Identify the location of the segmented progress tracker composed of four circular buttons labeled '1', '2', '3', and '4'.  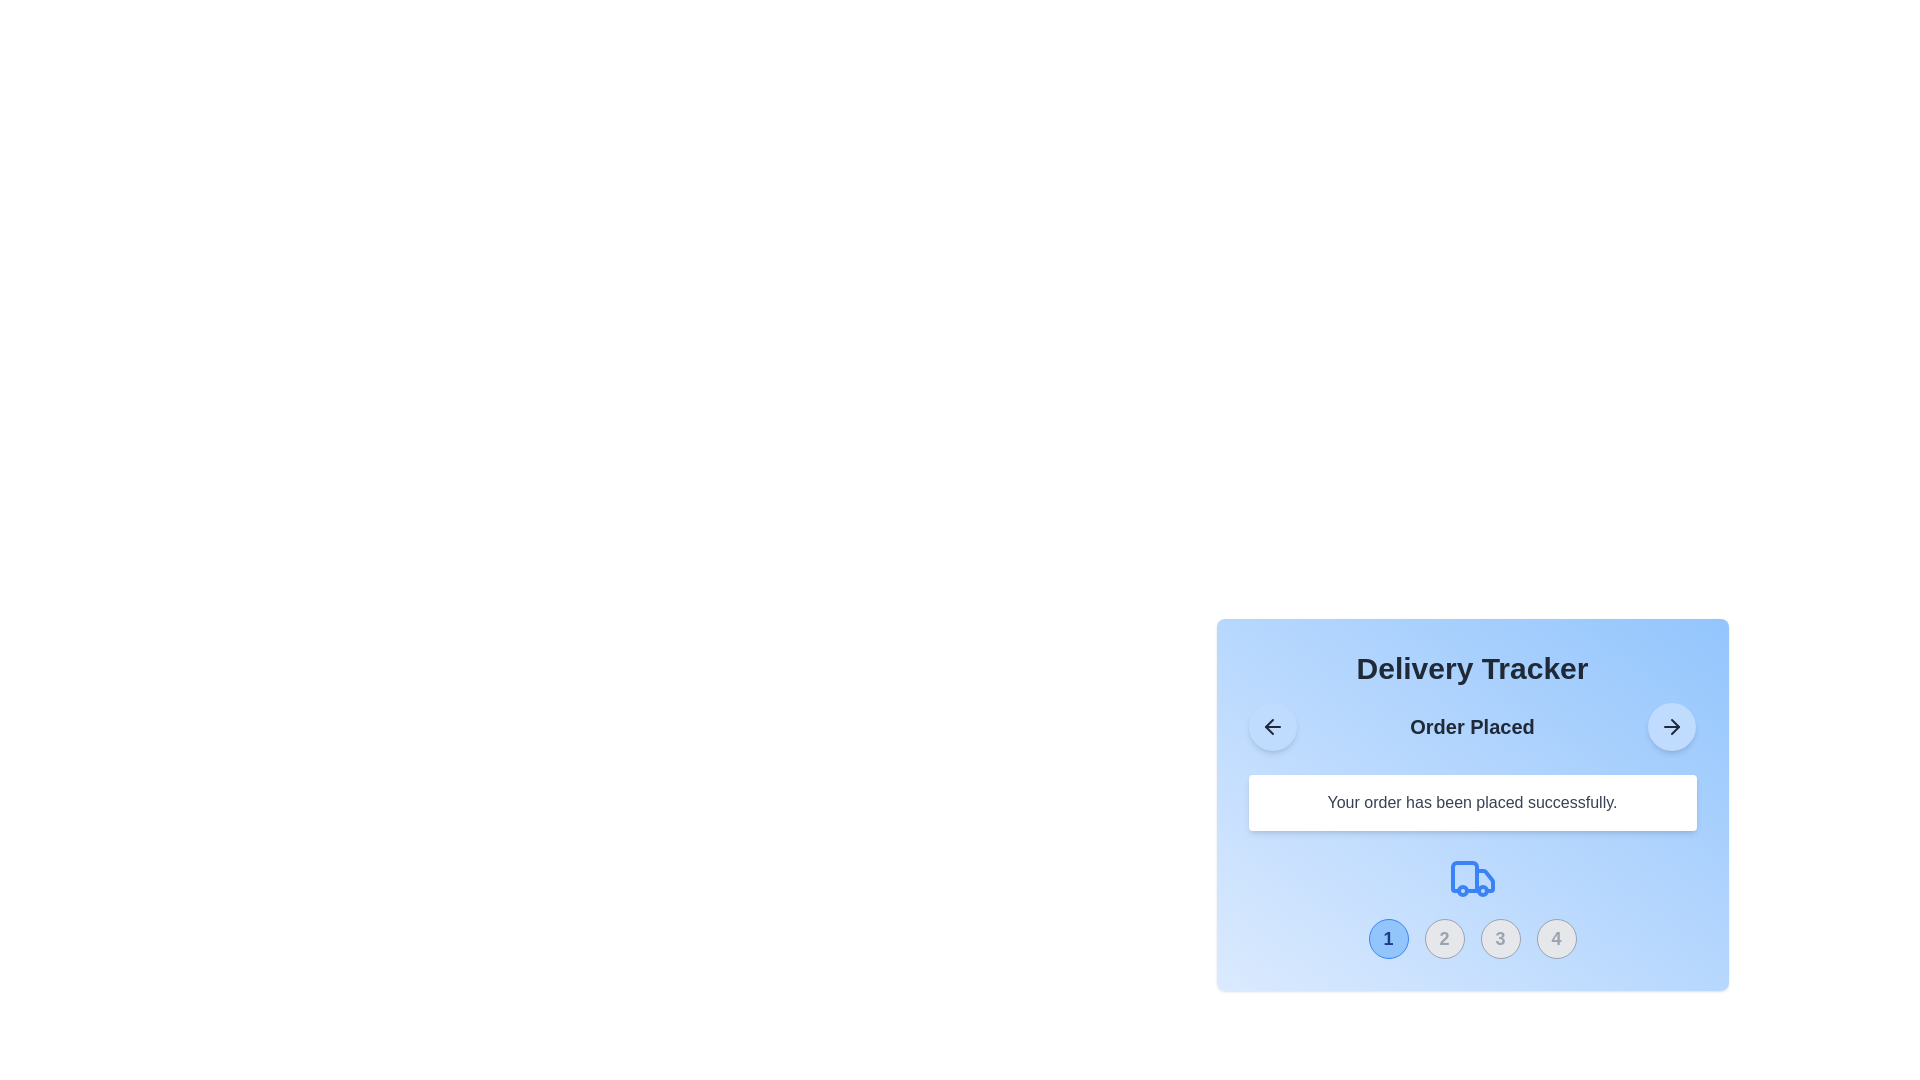
(1472, 938).